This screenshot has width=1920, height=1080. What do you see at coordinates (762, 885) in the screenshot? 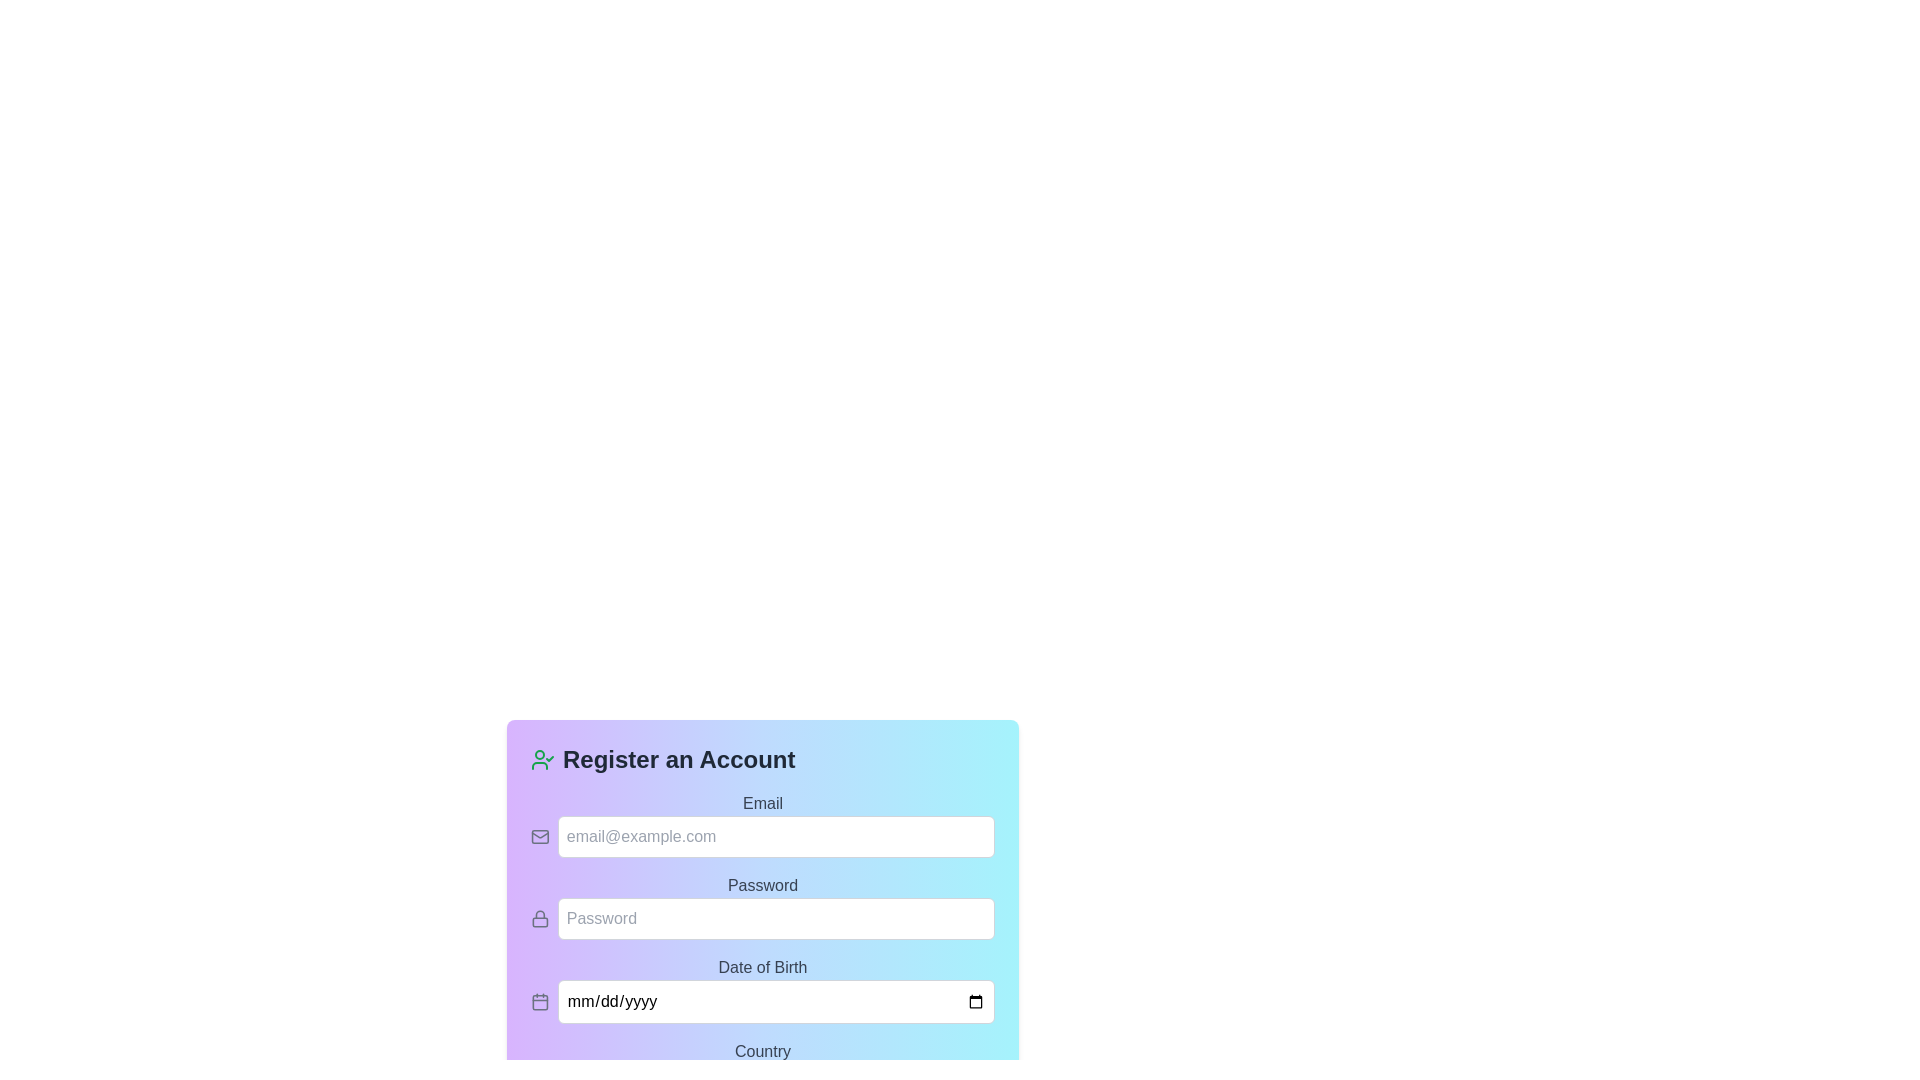
I see `the 'Password' label, which is a bold gray text label positioned above the password input field in the form` at bounding box center [762, 885].